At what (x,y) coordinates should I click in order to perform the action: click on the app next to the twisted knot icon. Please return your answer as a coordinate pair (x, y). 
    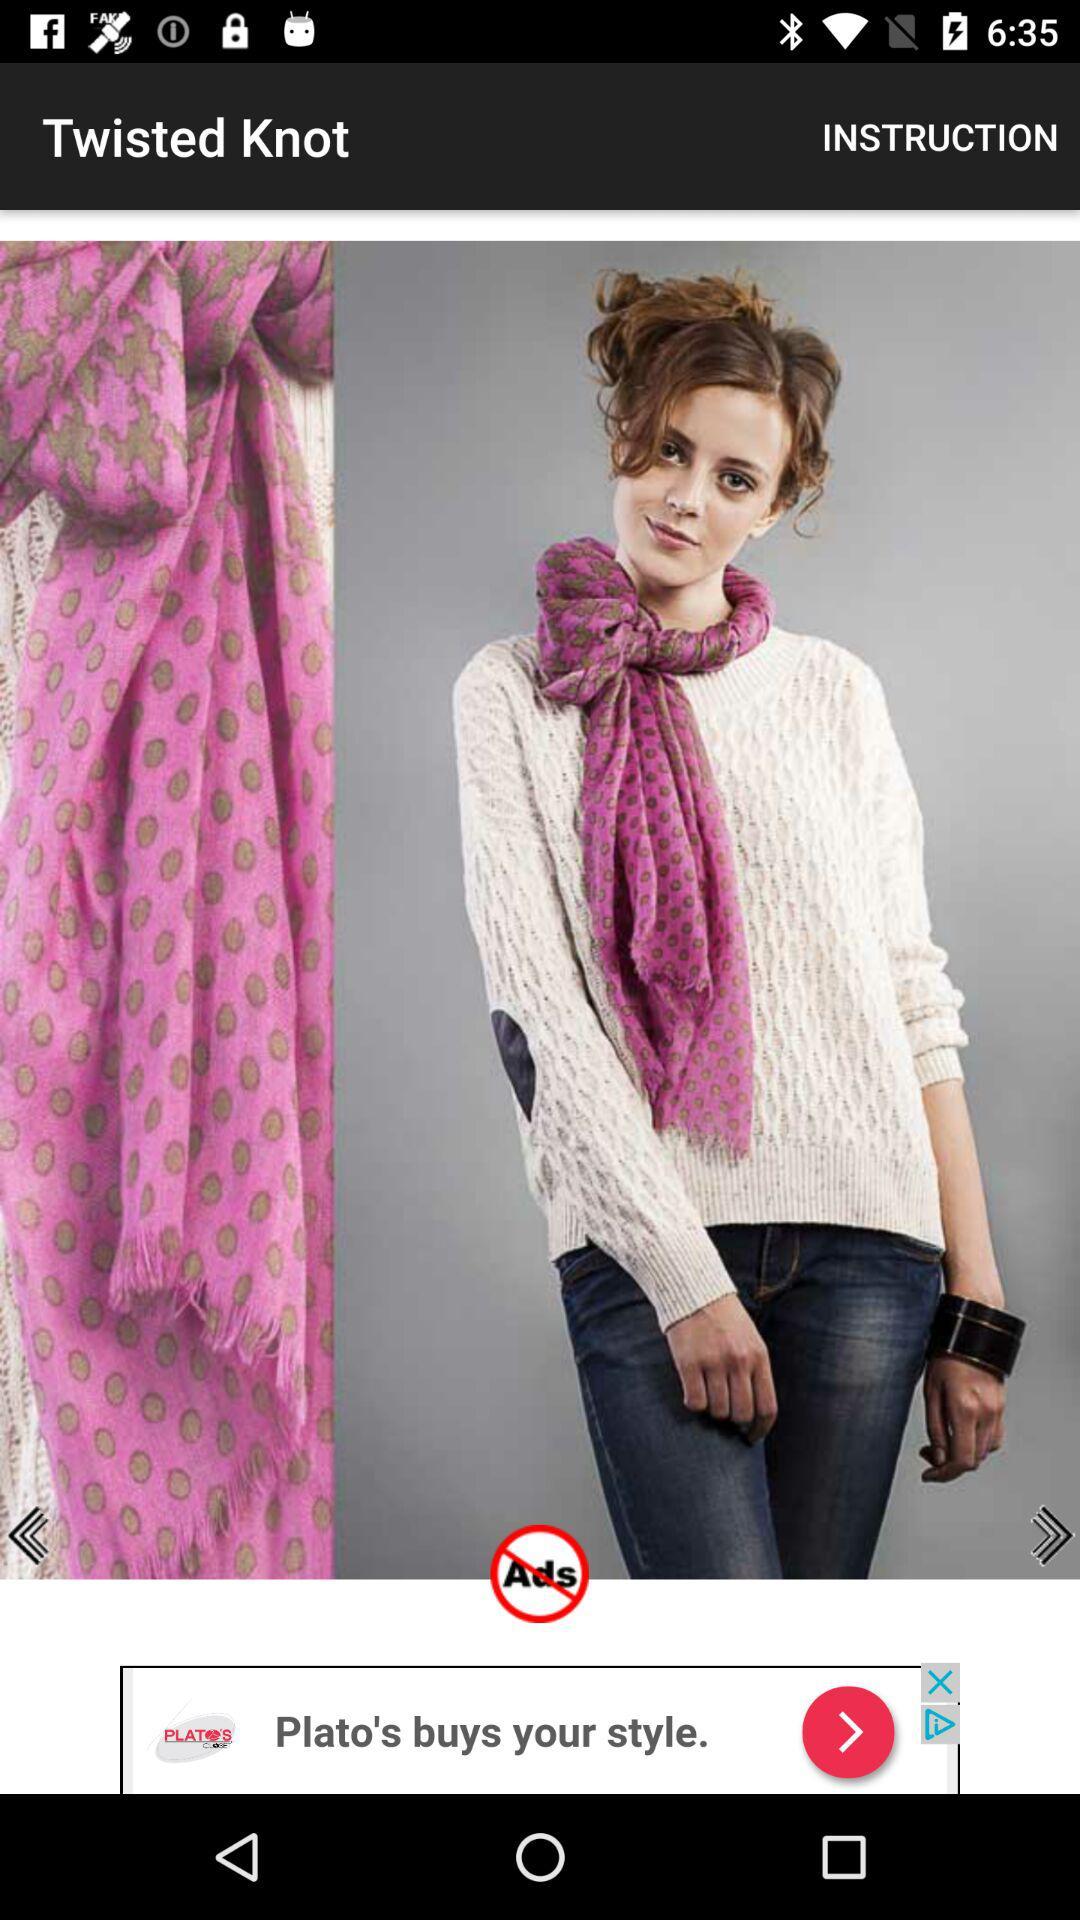
    Looking at the image, I should click on (940, 135).